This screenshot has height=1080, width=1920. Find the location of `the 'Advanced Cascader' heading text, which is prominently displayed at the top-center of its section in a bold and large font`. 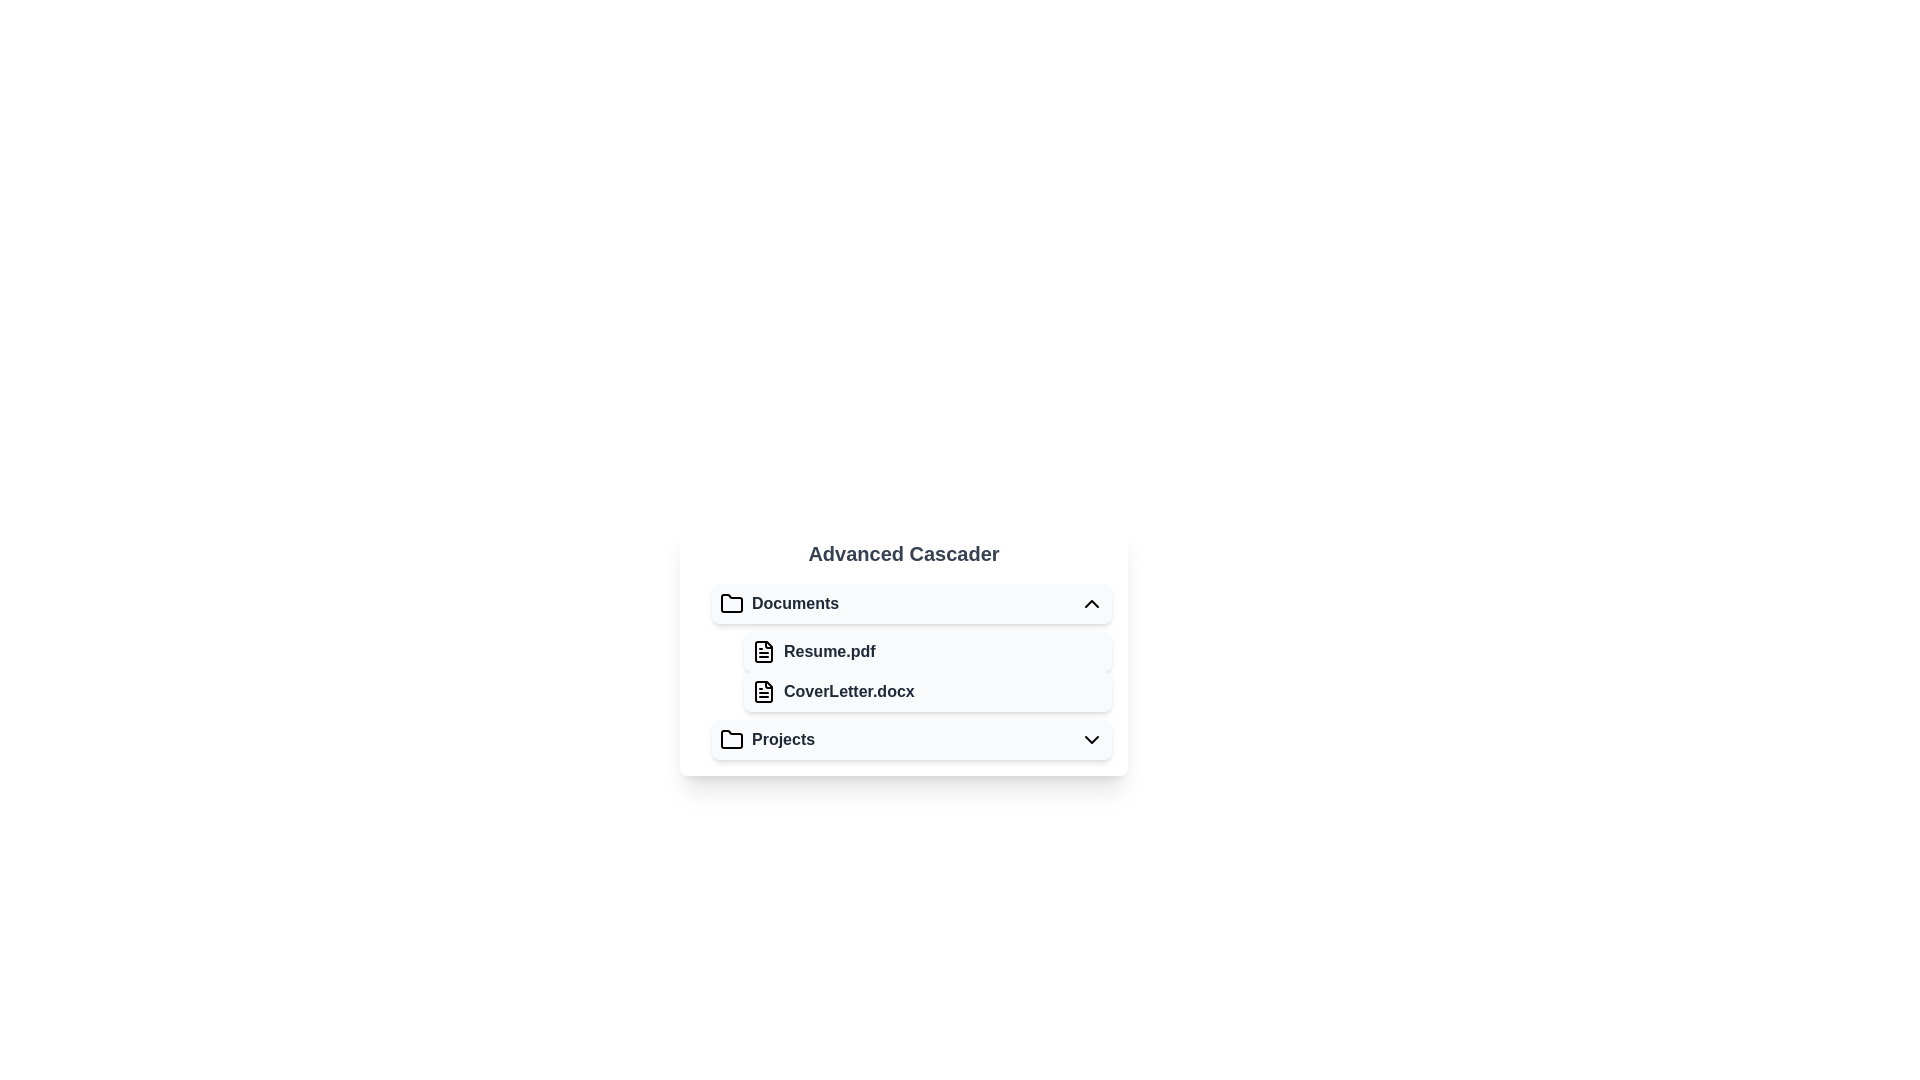

the 'Advanced Cascader' heading text, which is prominently displayed at the top-center of its section in a bold and large font is located at coordinates (902, 554).